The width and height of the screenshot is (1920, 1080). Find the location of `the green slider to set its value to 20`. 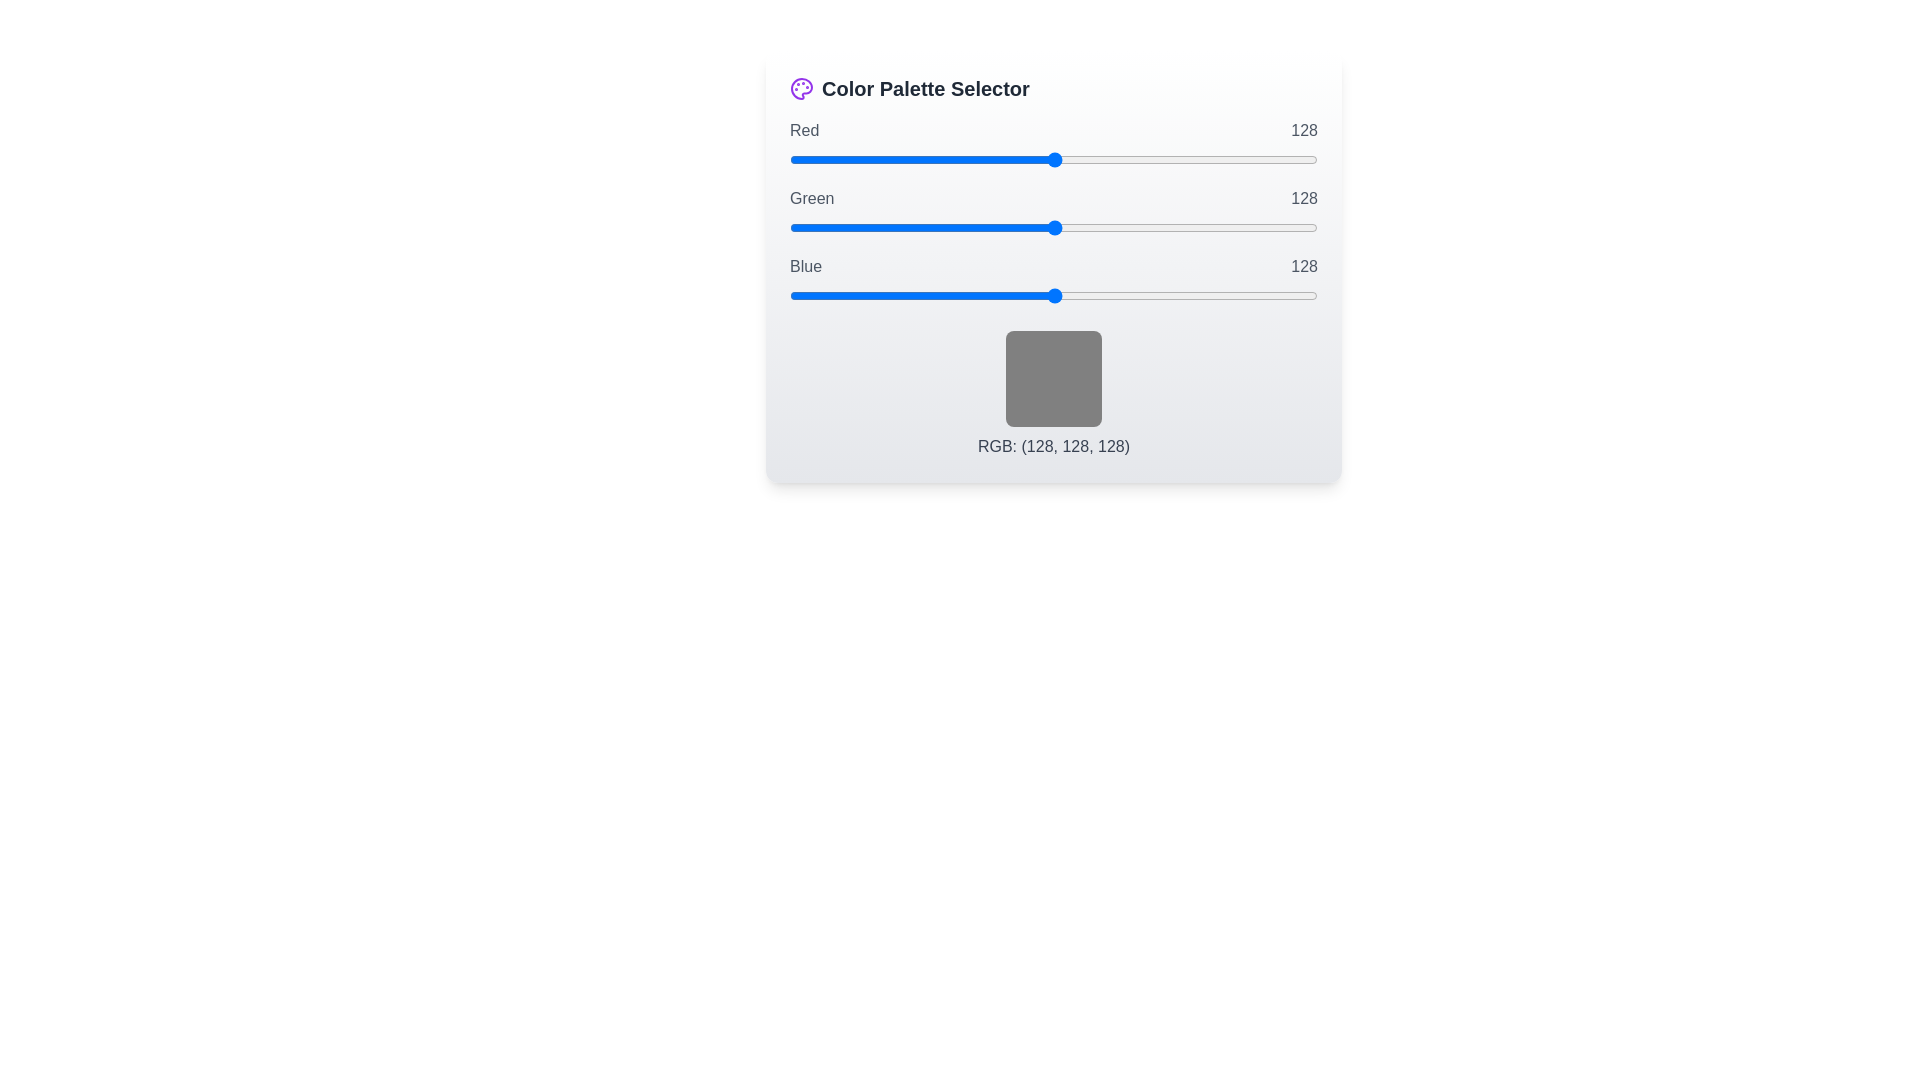

the green slider to set its value to 20 is located at coordinates (831, 226).